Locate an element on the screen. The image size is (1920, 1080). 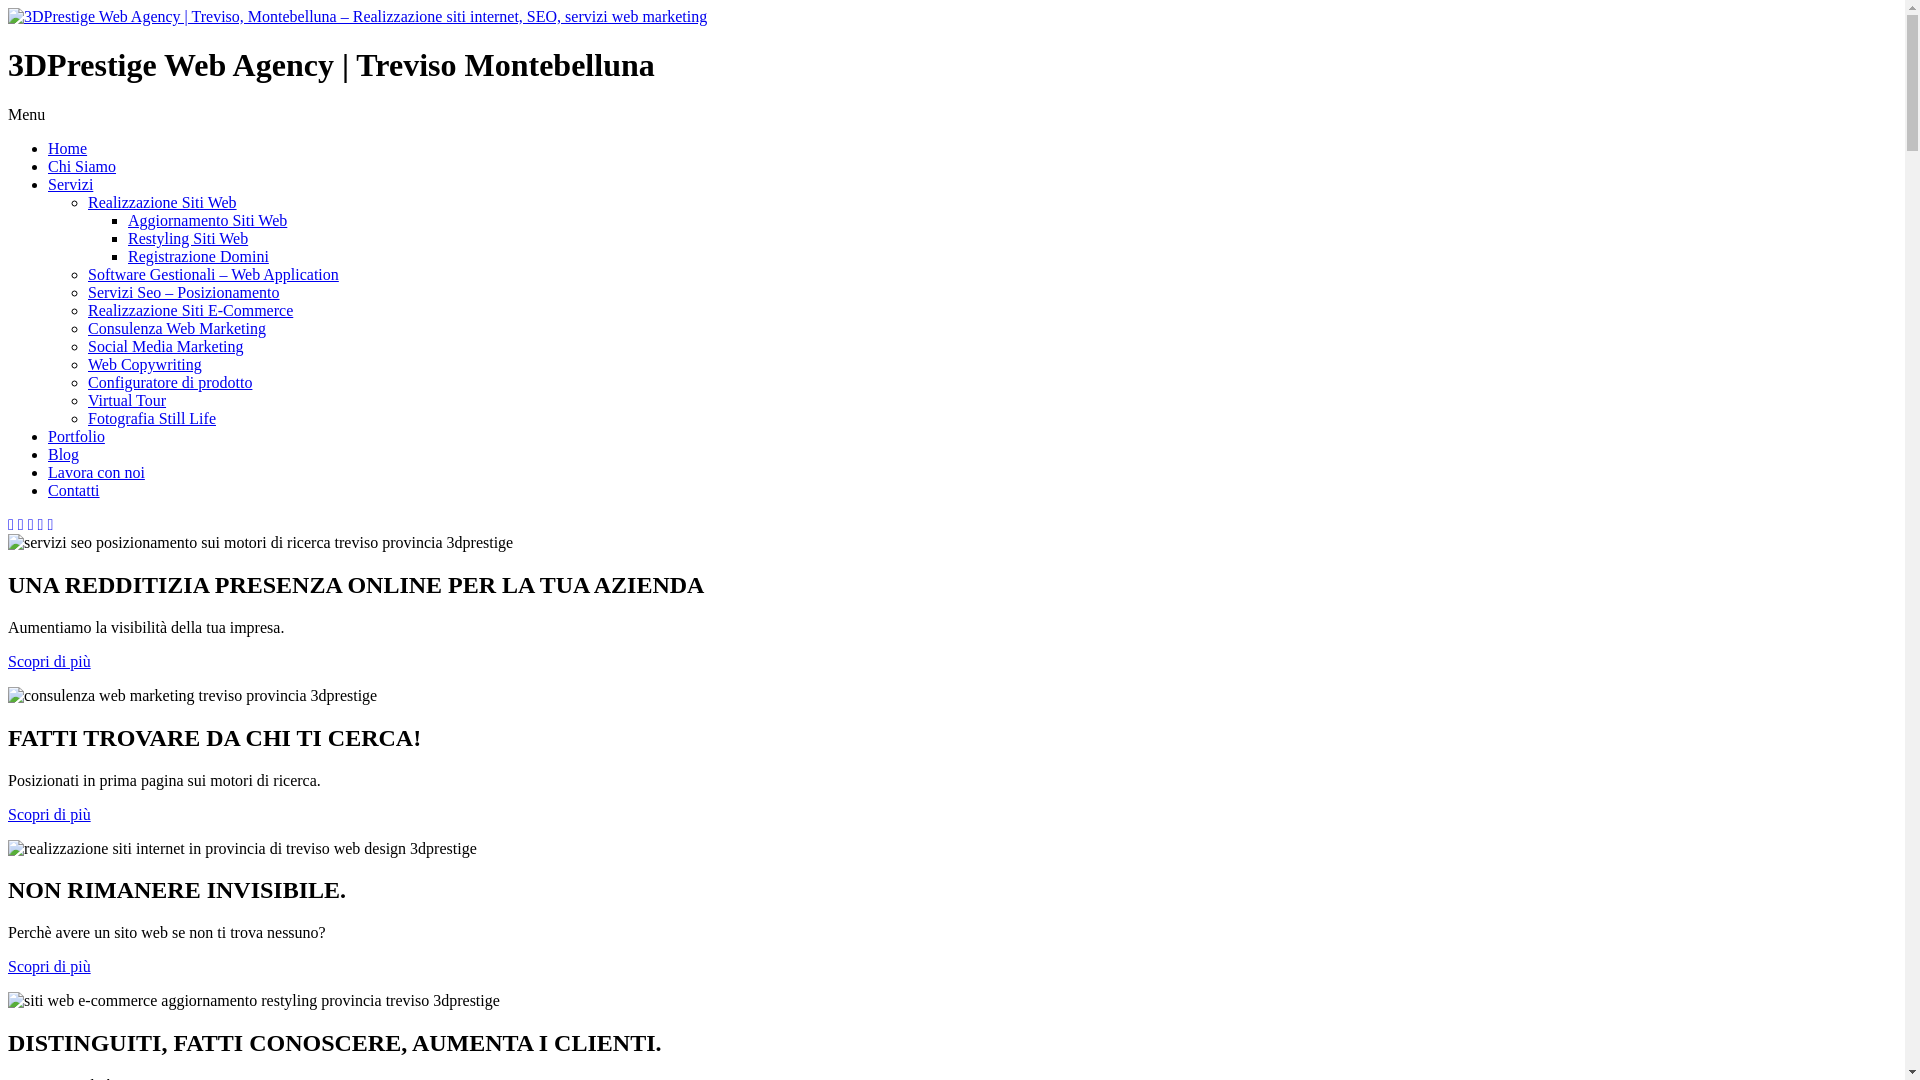
'Portfolio' is located at coordinates (48, 435).